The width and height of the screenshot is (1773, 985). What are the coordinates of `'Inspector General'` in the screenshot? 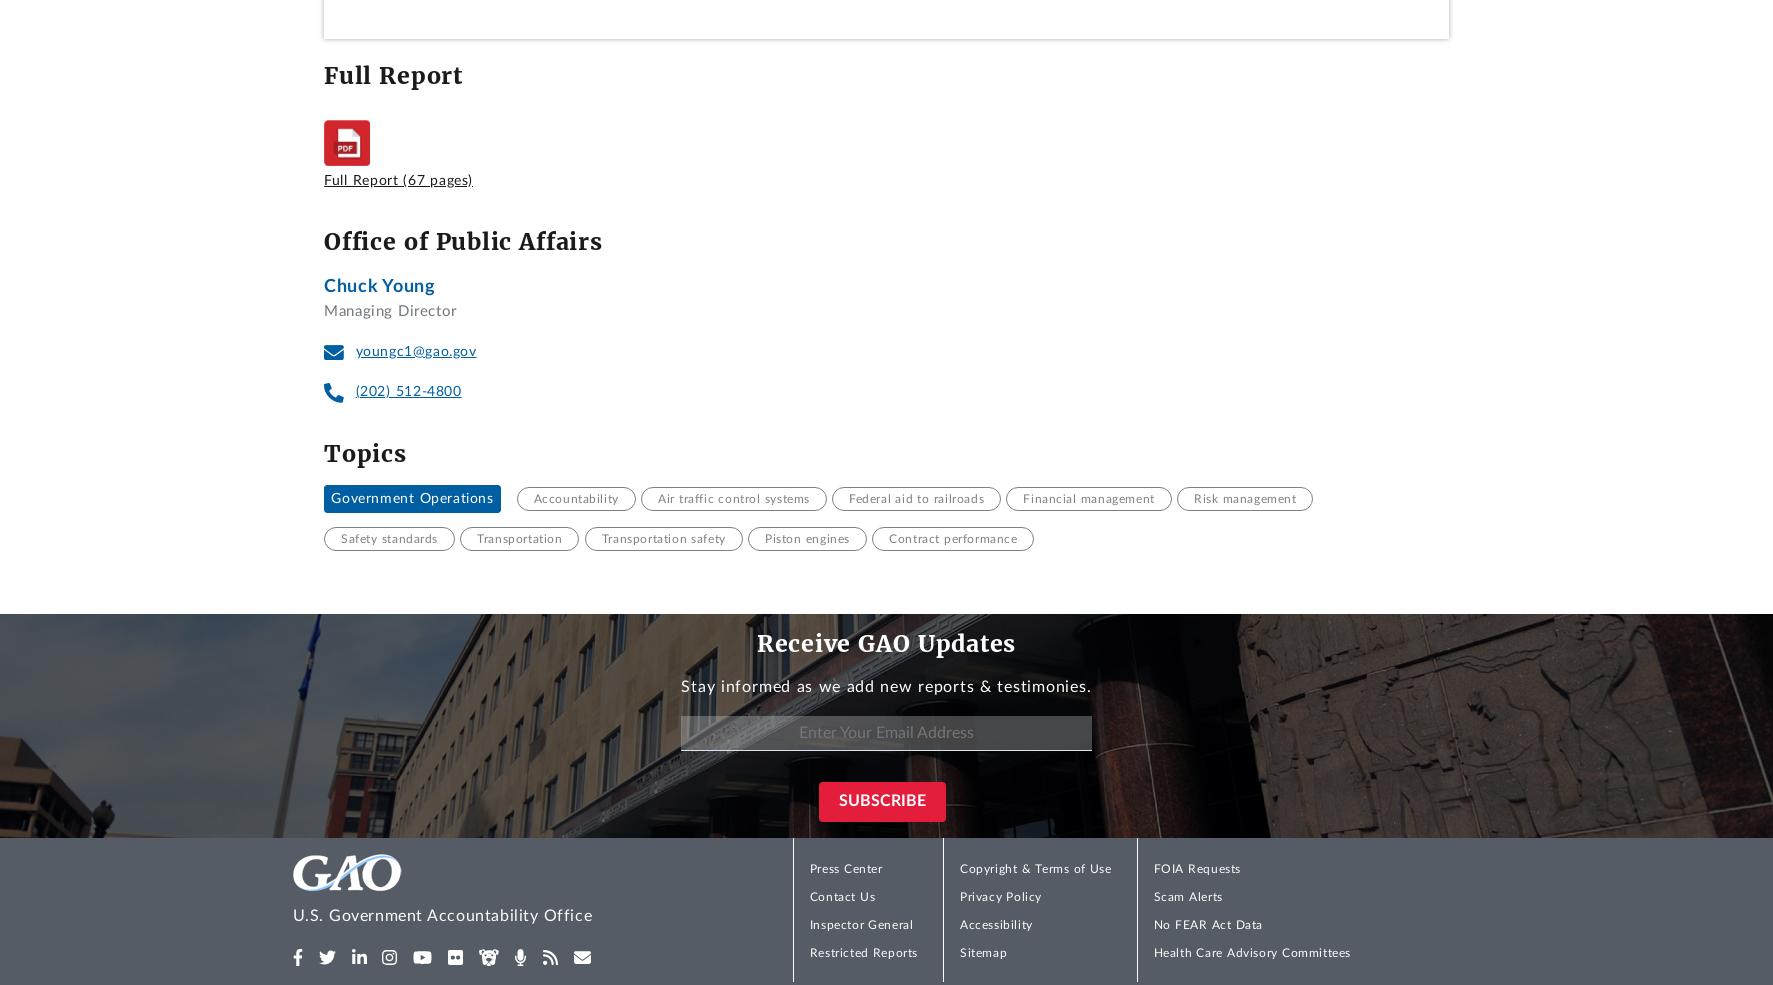 It's located at (859, 925).